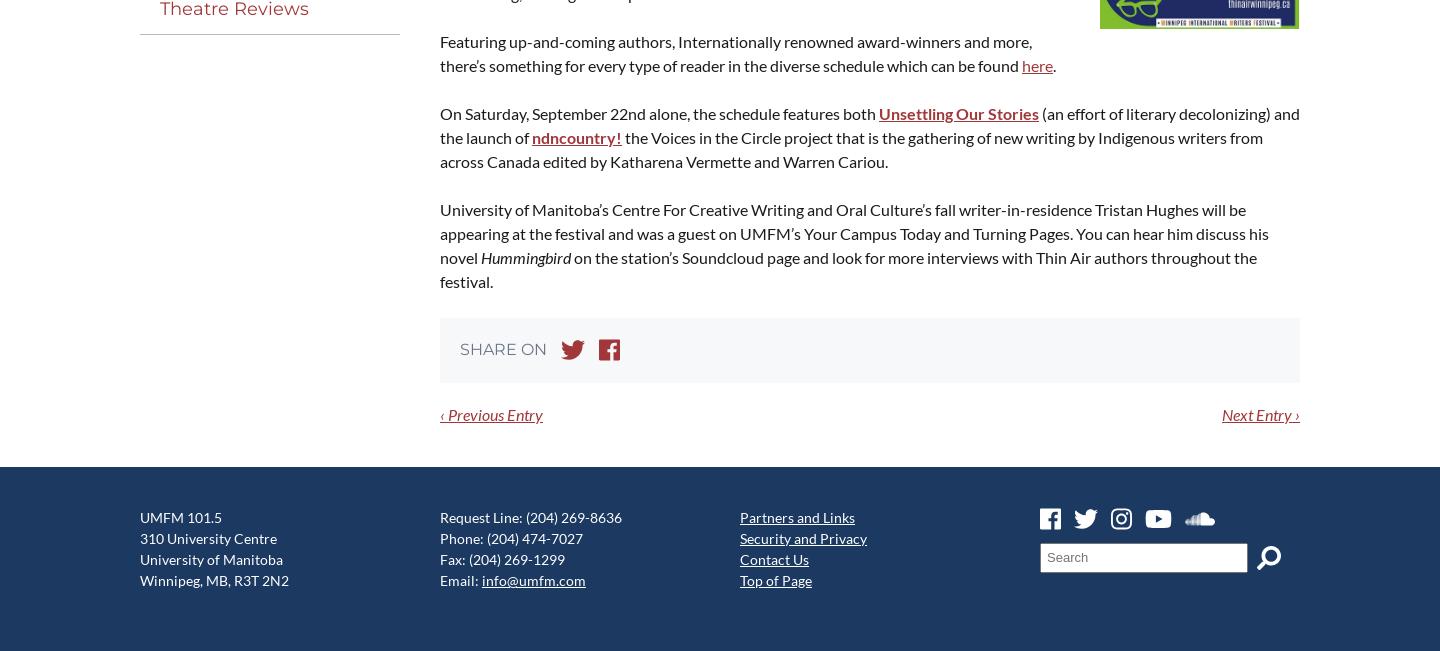  Describe the element at coordinates (530, 517) in the screenshot. I see `'Request Line: (204) 269-8636'` at that location.